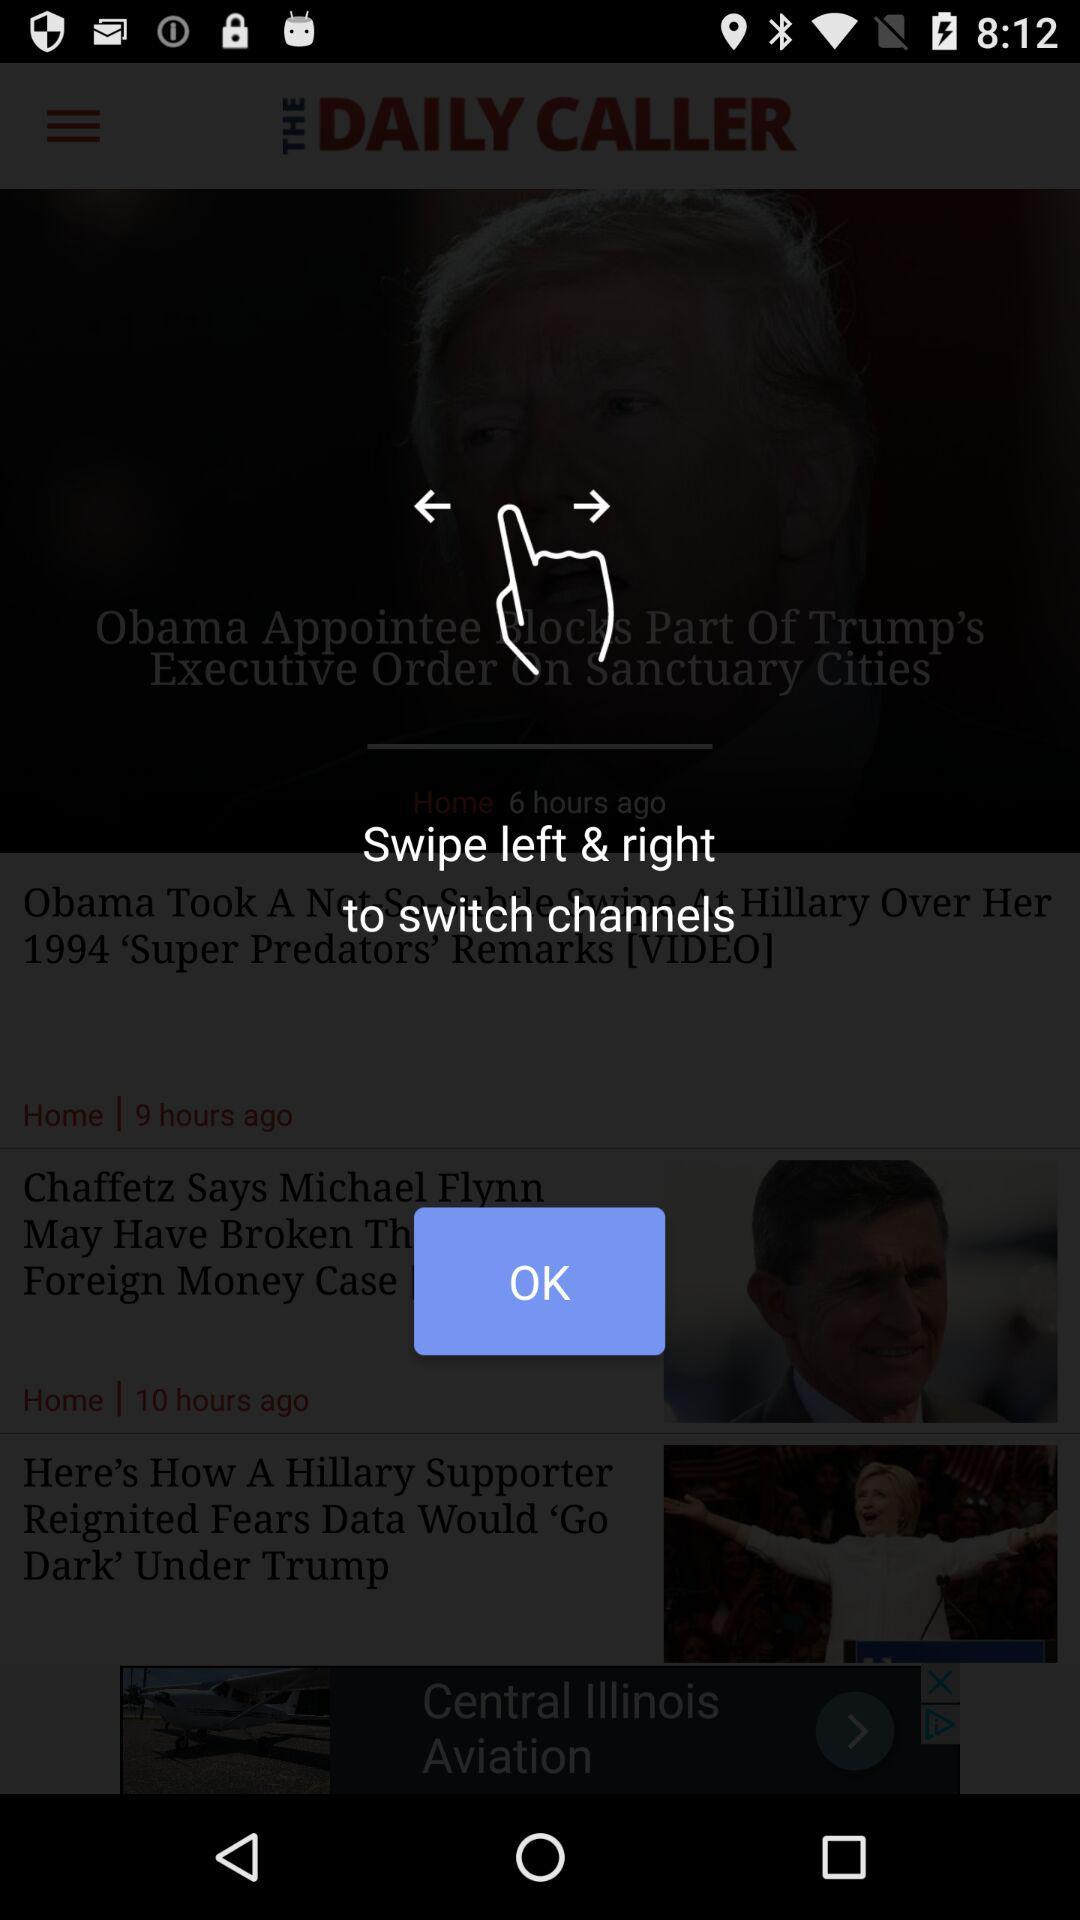 The image size is (1080, 1920). What do you see at coordinates (538, 1291) in the screenshot?
I see `the ok icon` at bounding box center [538, 1291].